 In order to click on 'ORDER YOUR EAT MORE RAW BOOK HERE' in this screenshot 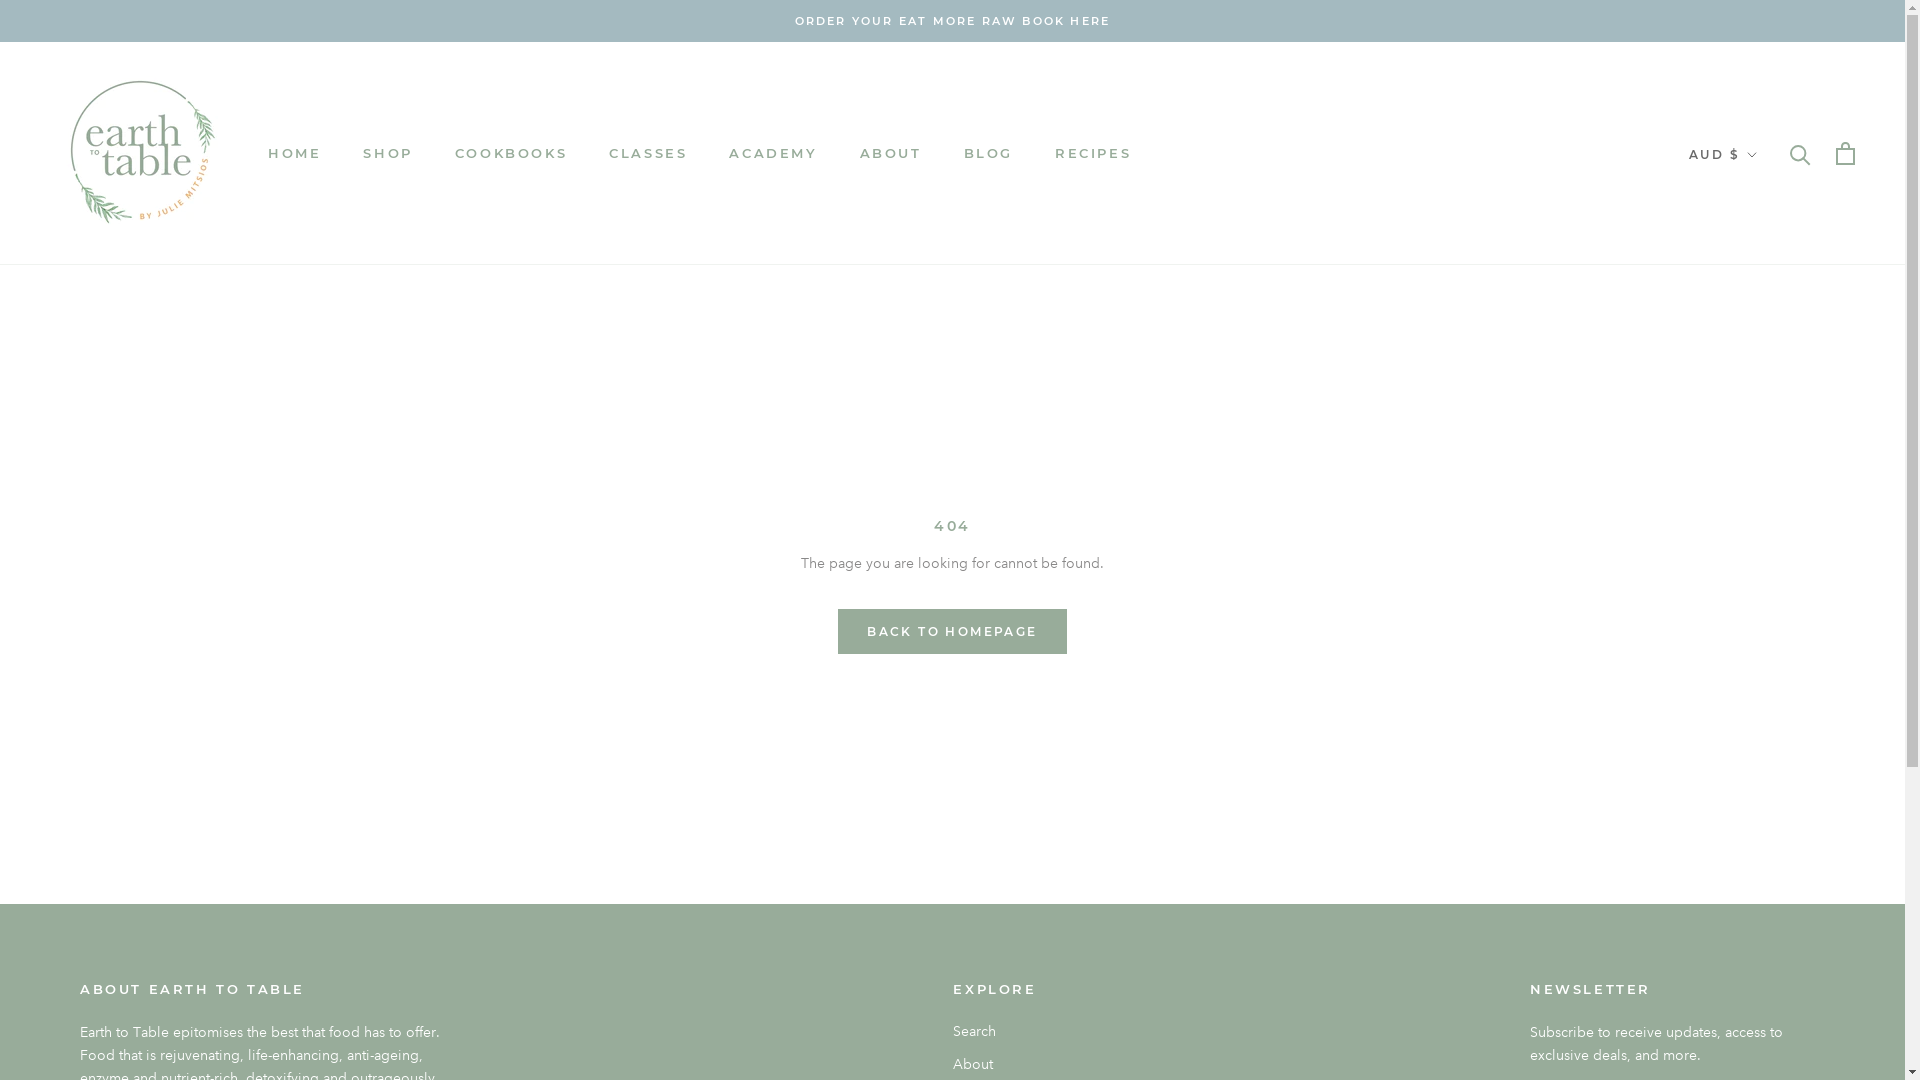, I will do `click(952, 20)`.